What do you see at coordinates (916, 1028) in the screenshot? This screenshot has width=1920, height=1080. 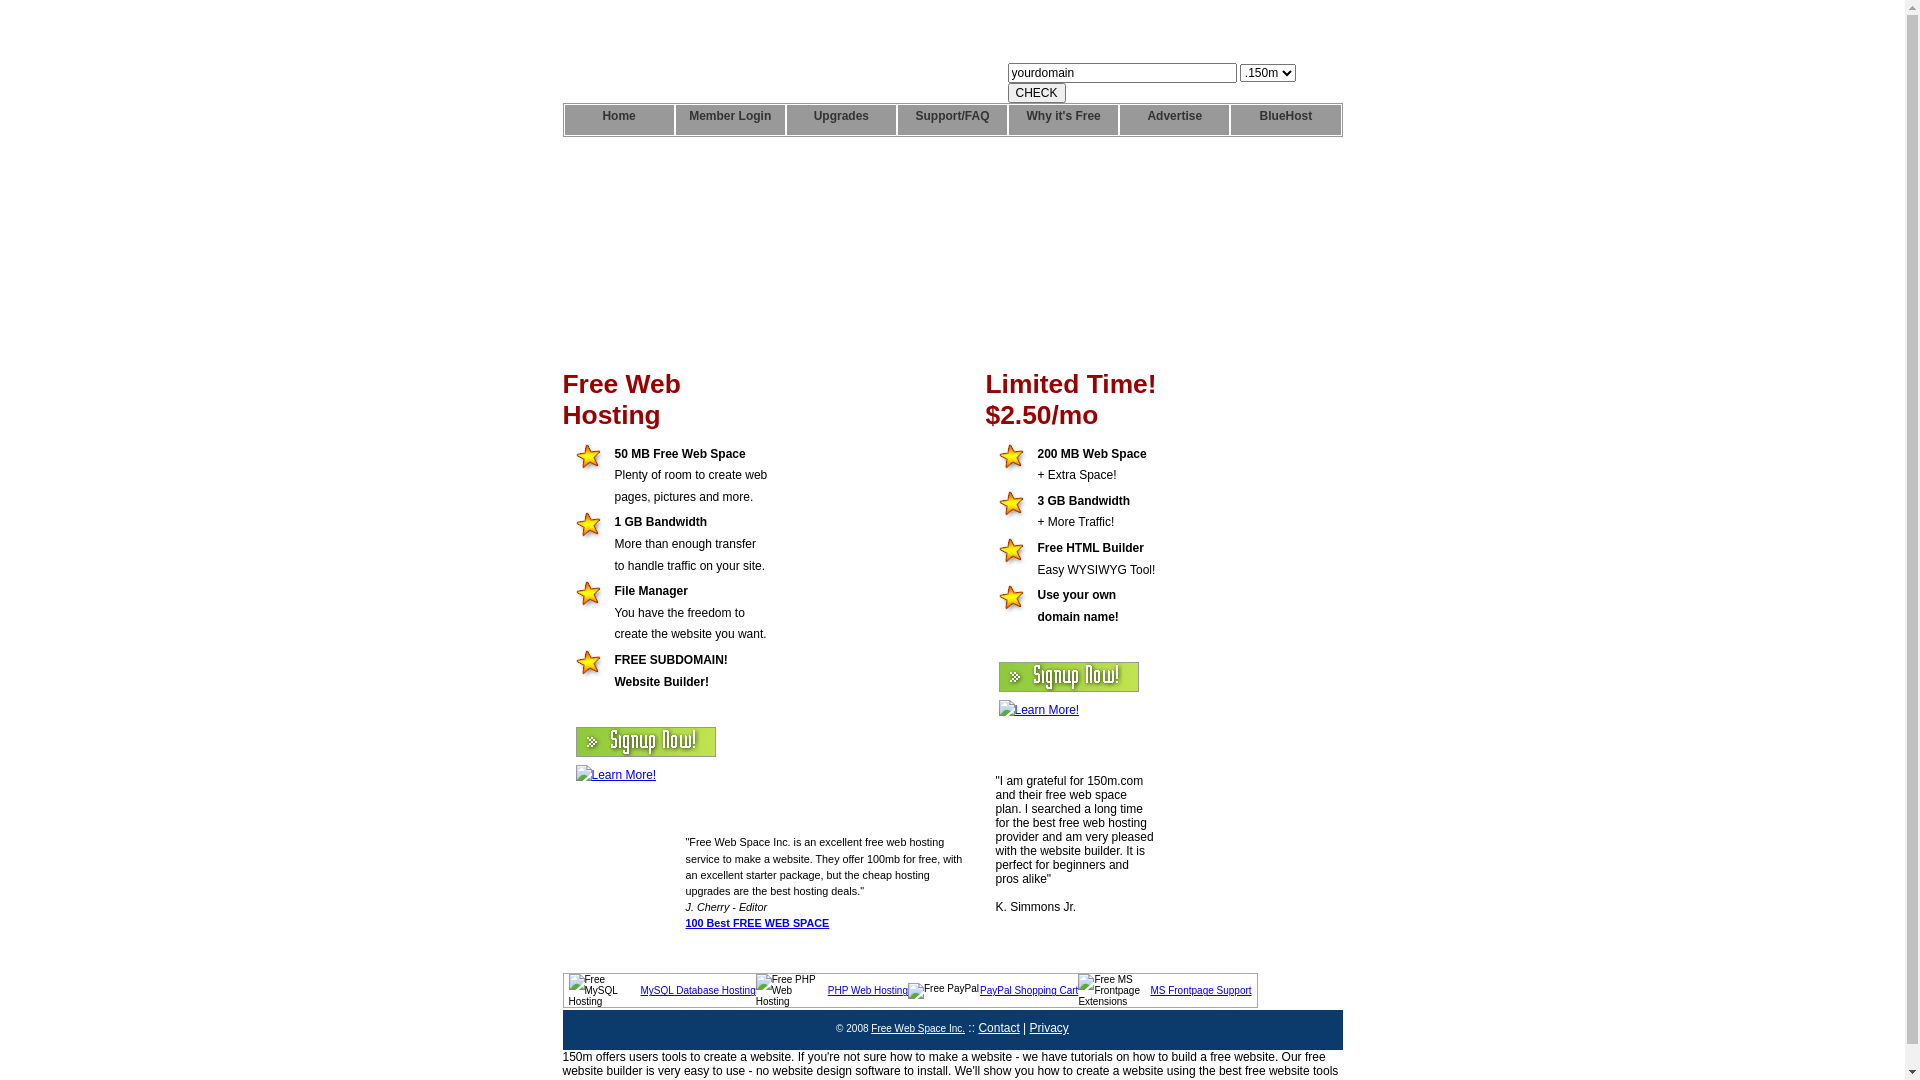 I see `'Free Web Space Inc.'` at bounding box center [916, 1028].